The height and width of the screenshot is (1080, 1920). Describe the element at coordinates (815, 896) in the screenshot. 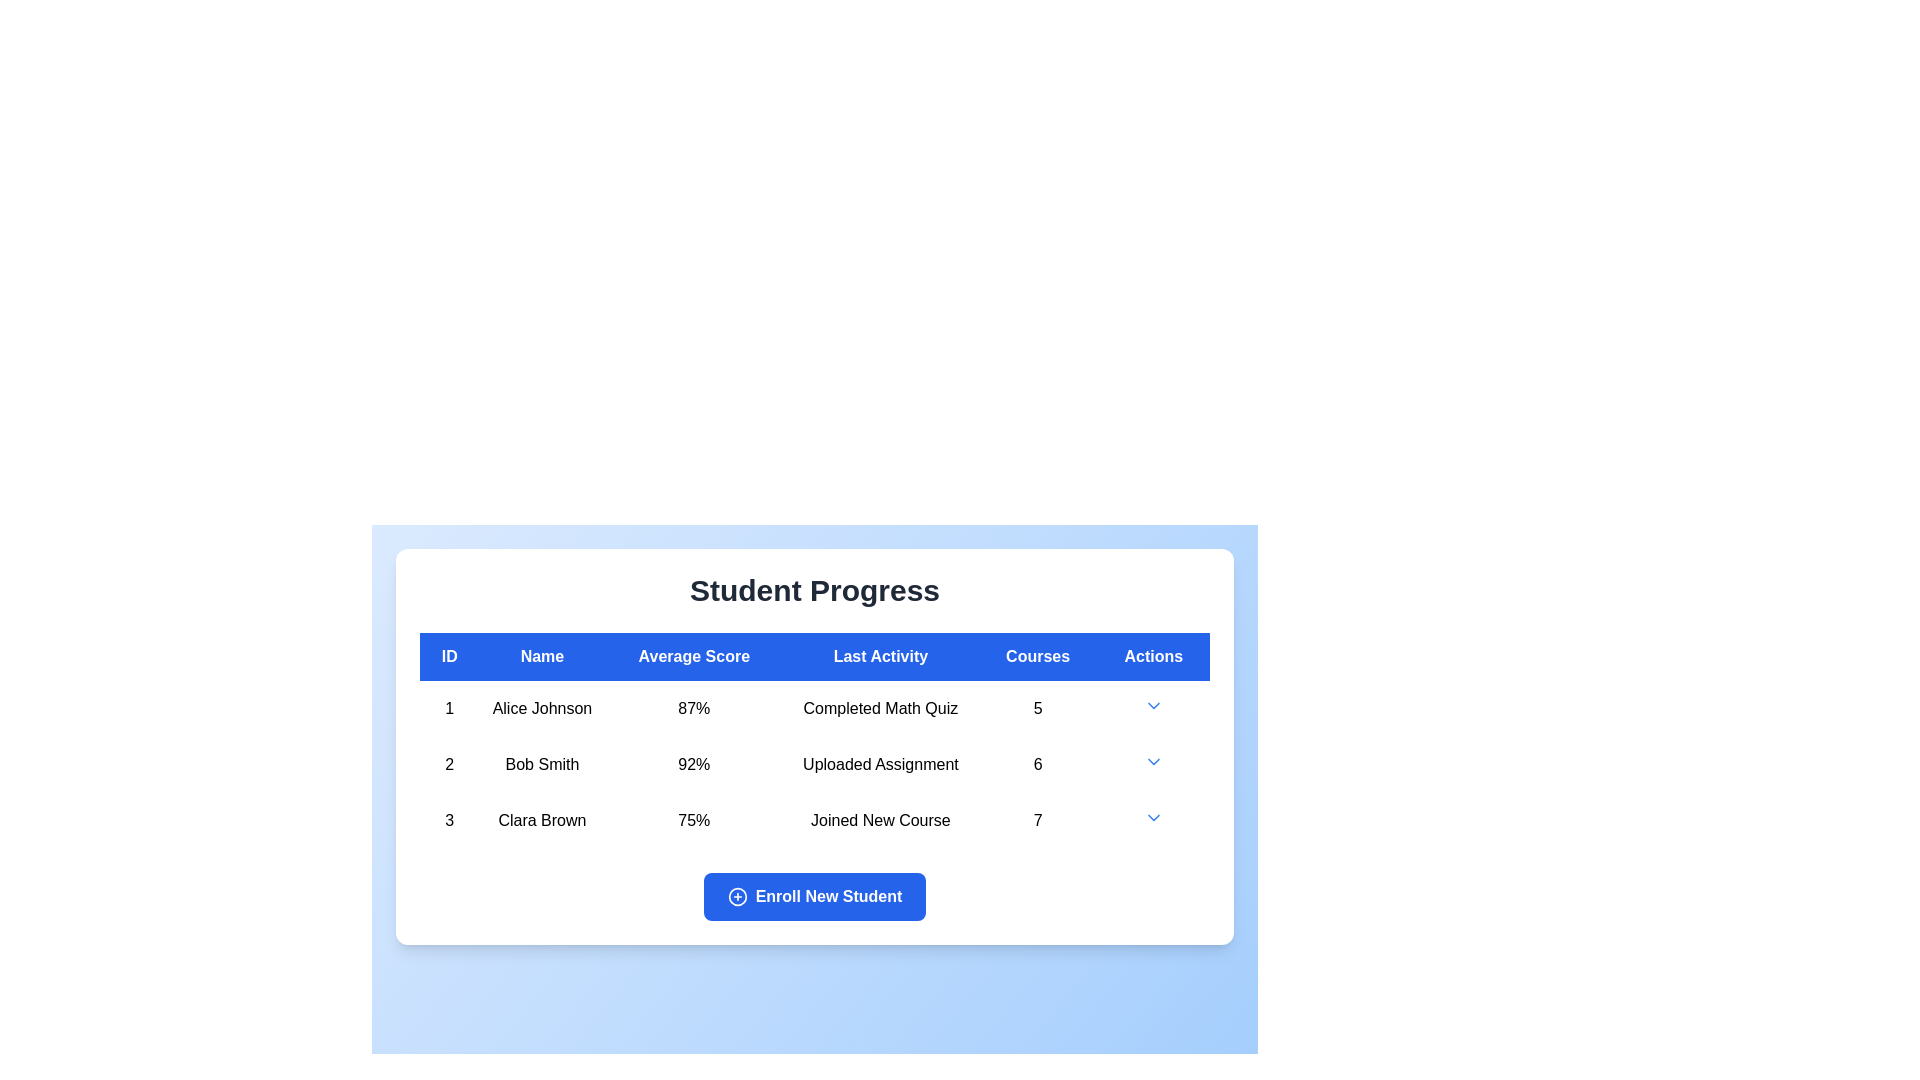

I see `the button located at the bottom of the 'Student Progress' section to initiate the process of enrolling a new student` at that location.